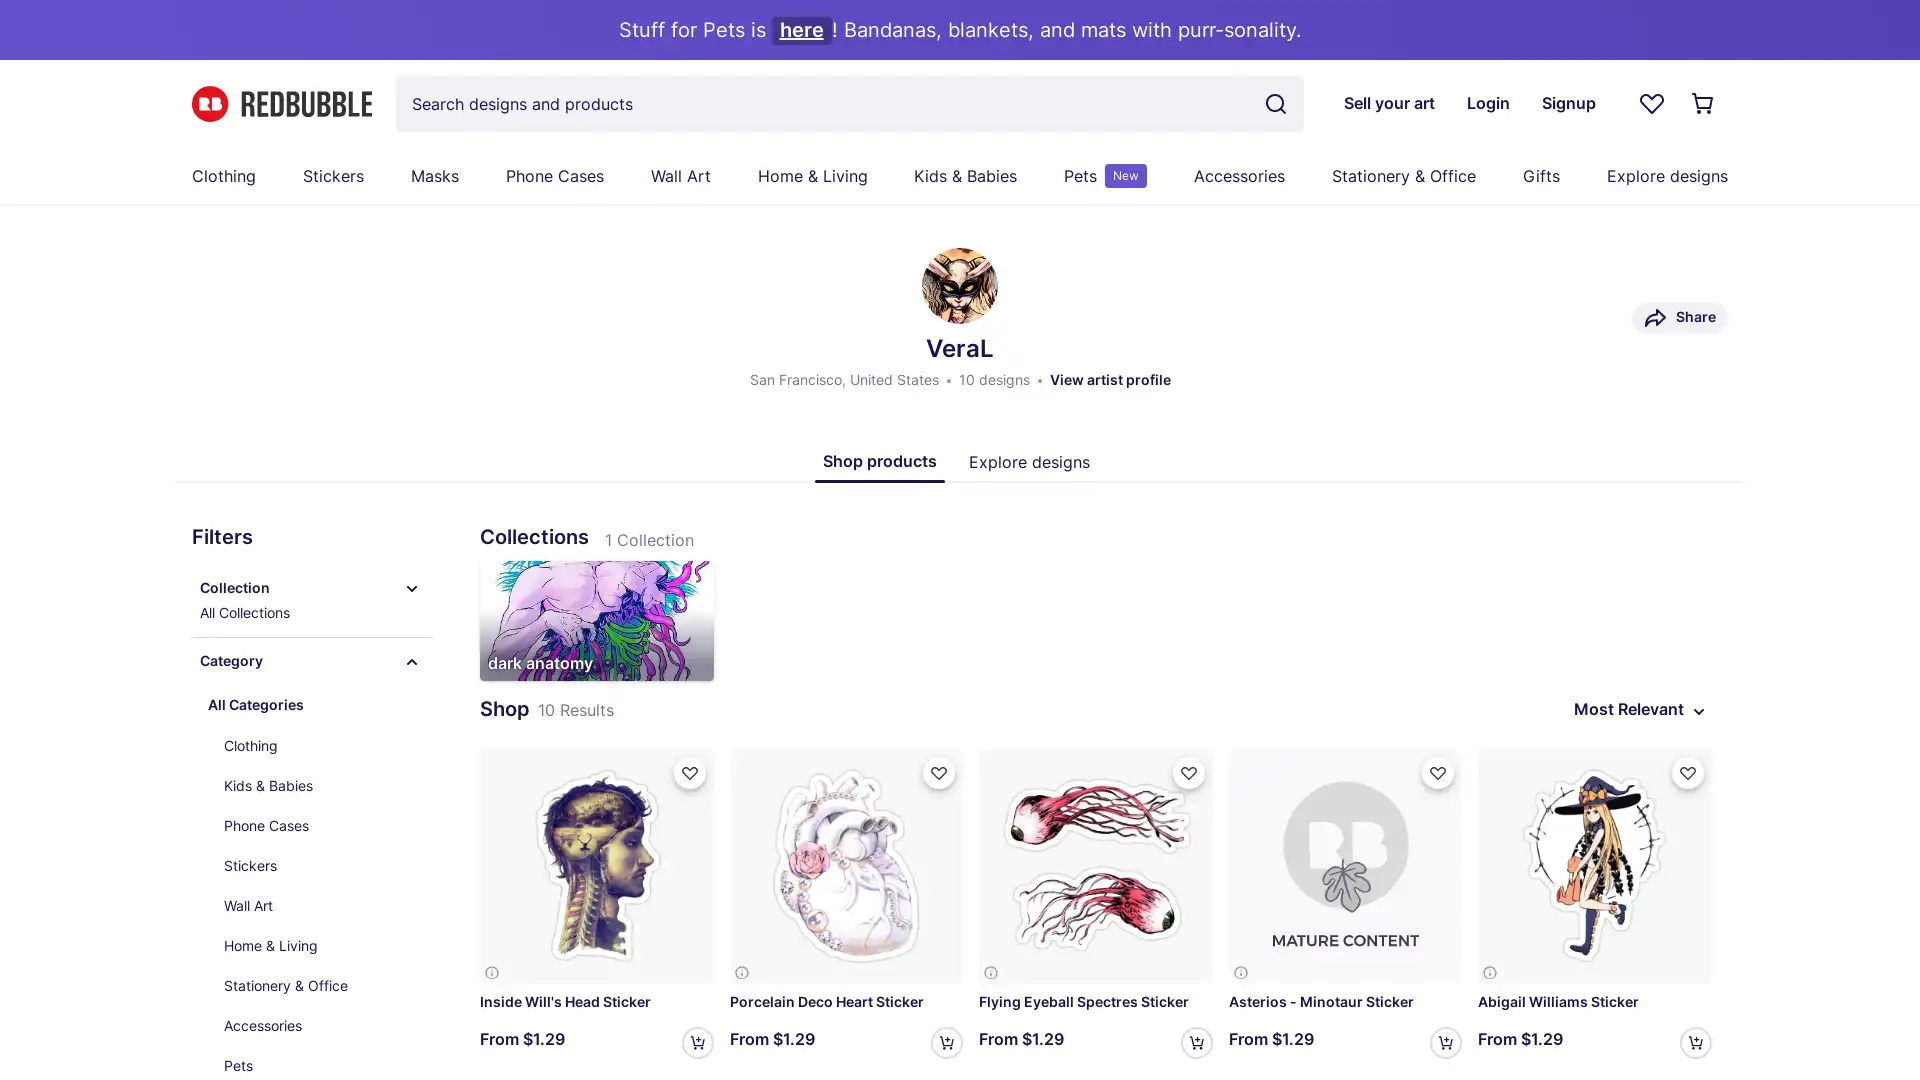  I want to click on Clothing, so click(320, 745).